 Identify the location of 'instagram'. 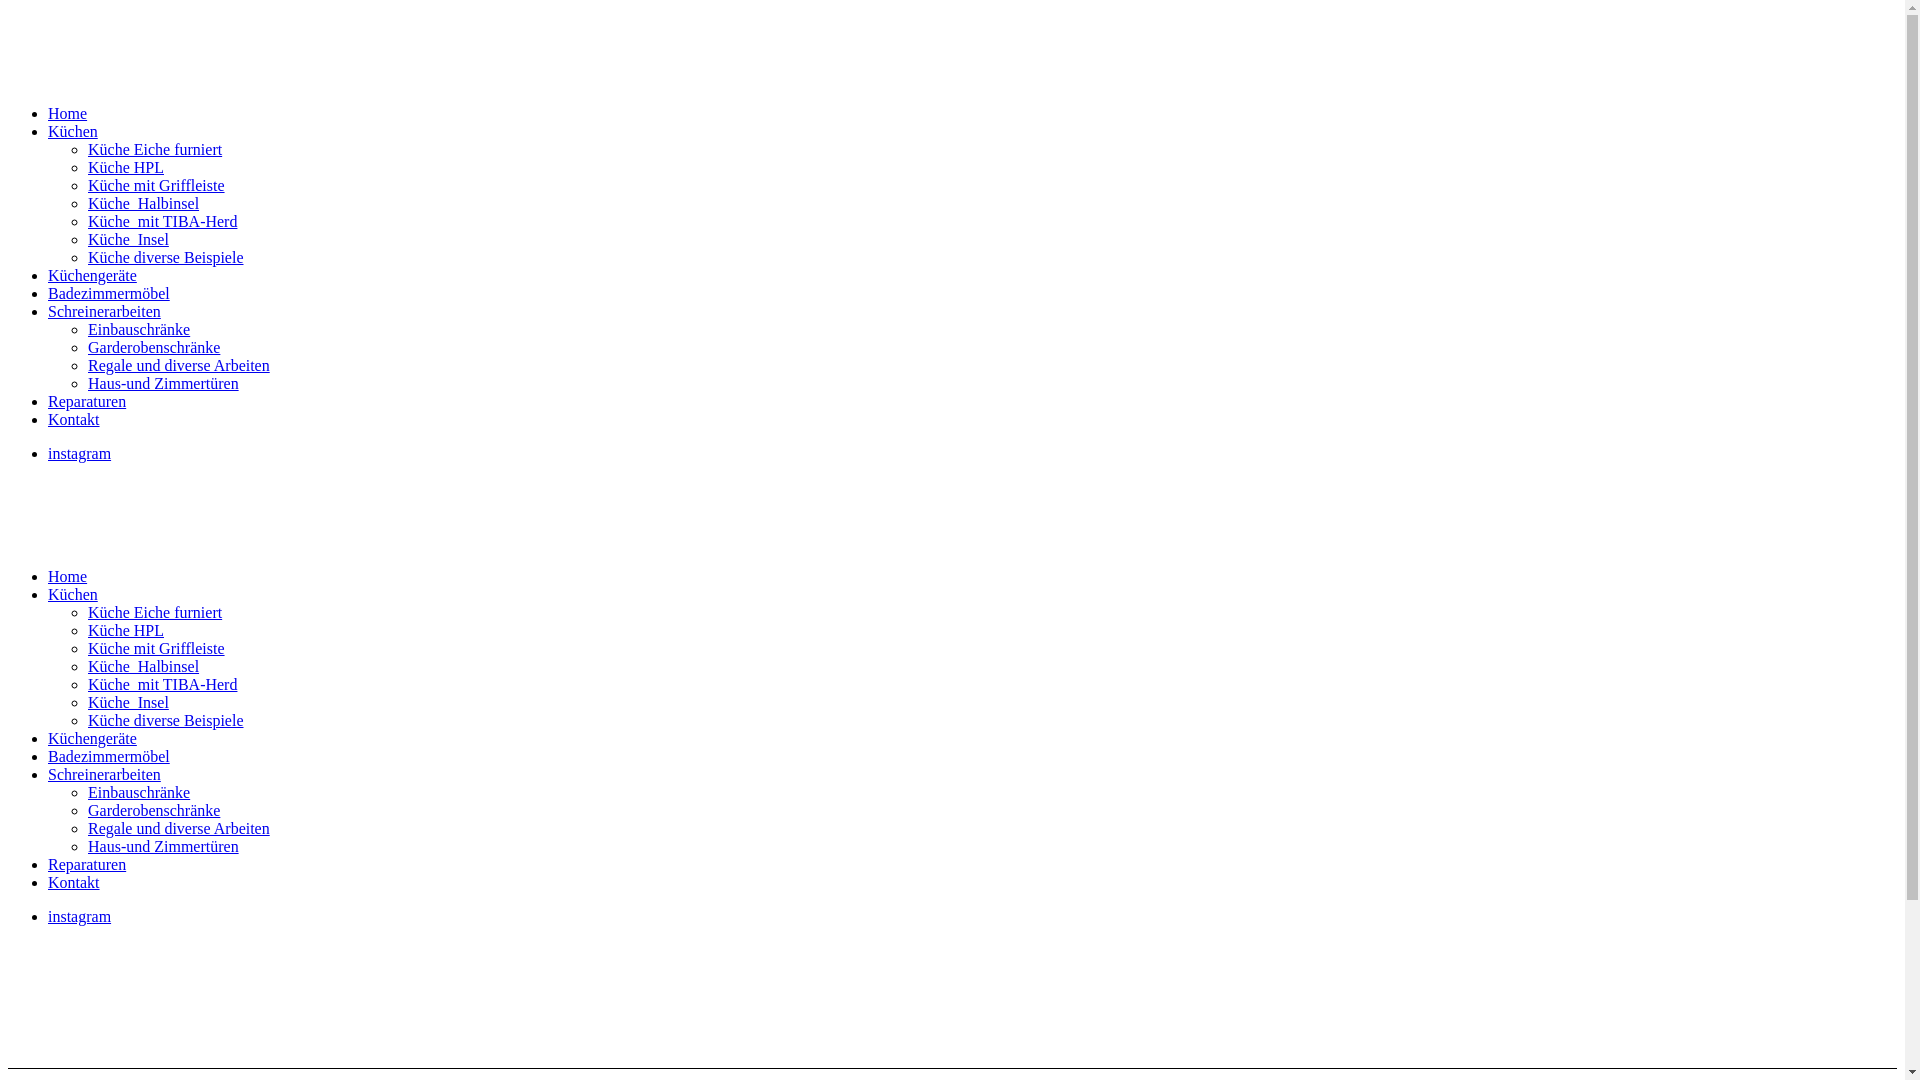
(79, 453).